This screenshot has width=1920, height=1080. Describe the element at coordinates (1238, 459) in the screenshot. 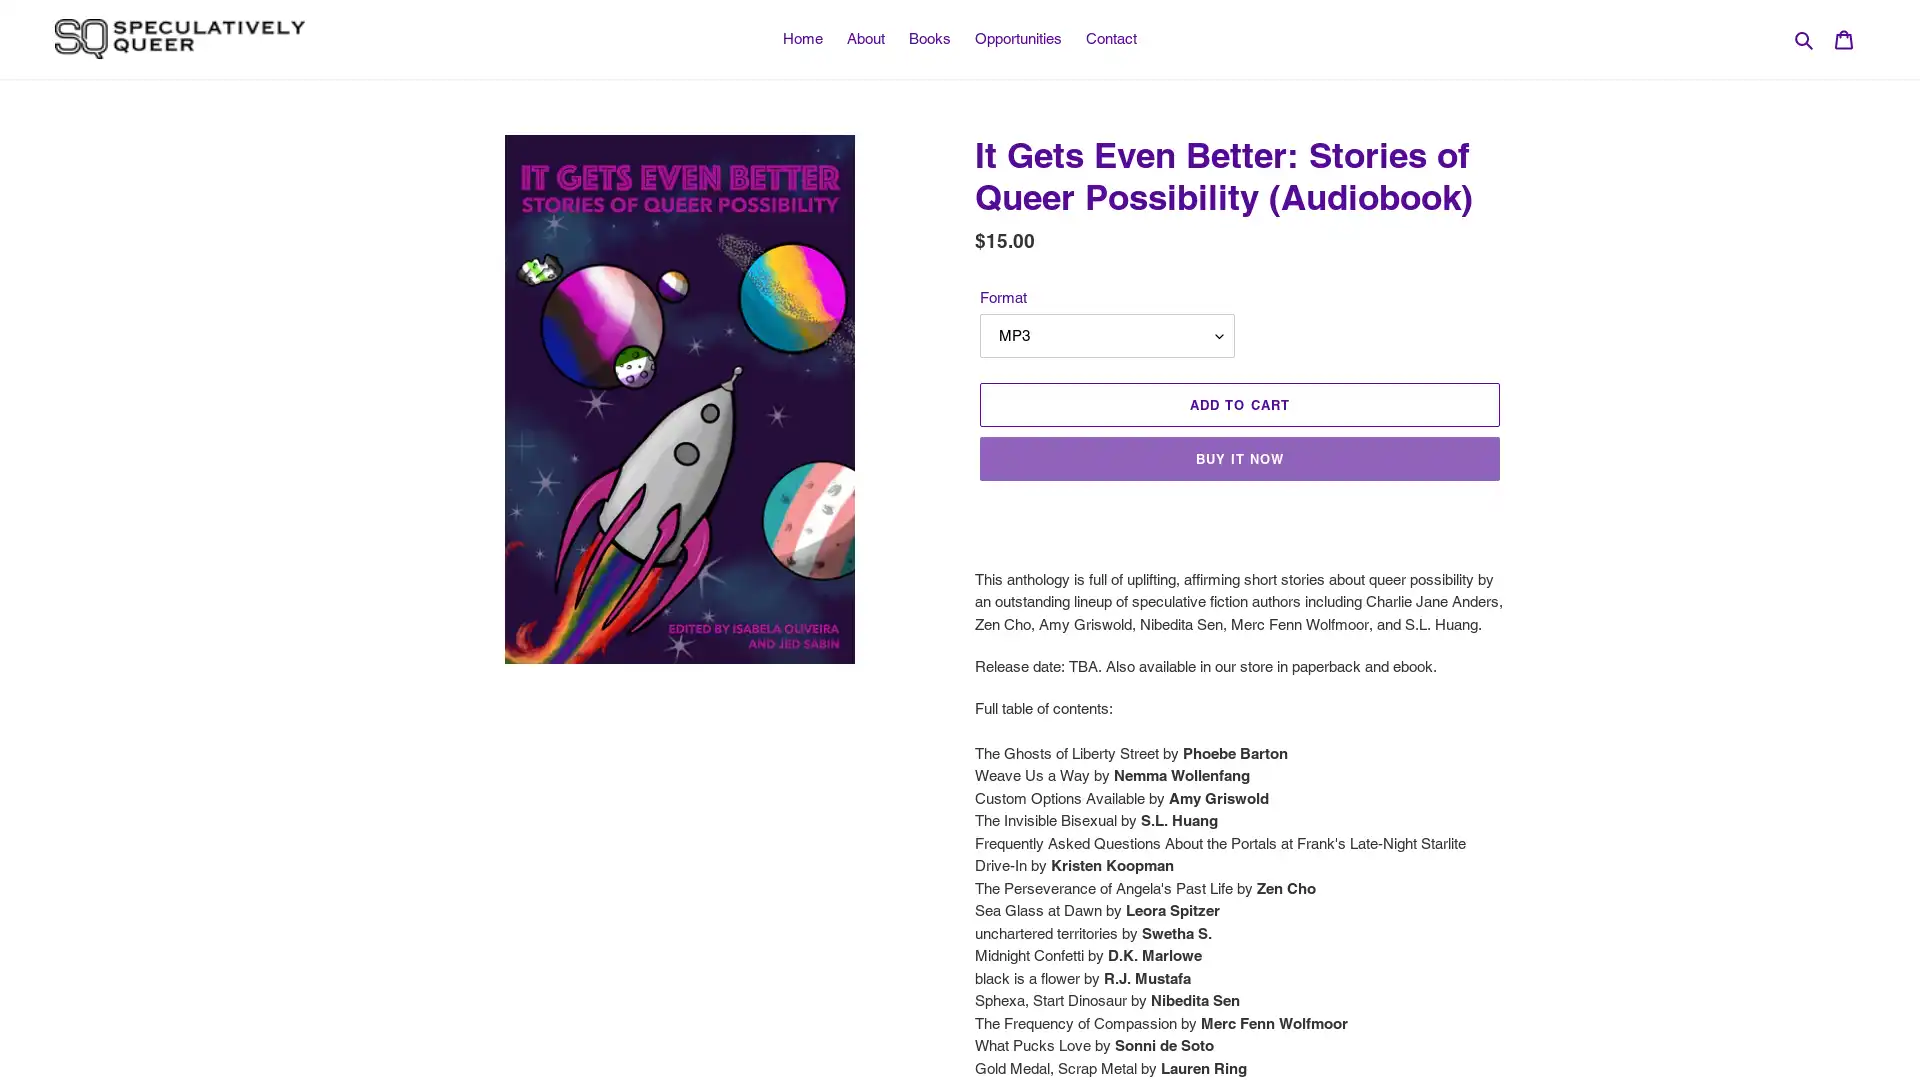

I see `BUY IT NOW` at that location.